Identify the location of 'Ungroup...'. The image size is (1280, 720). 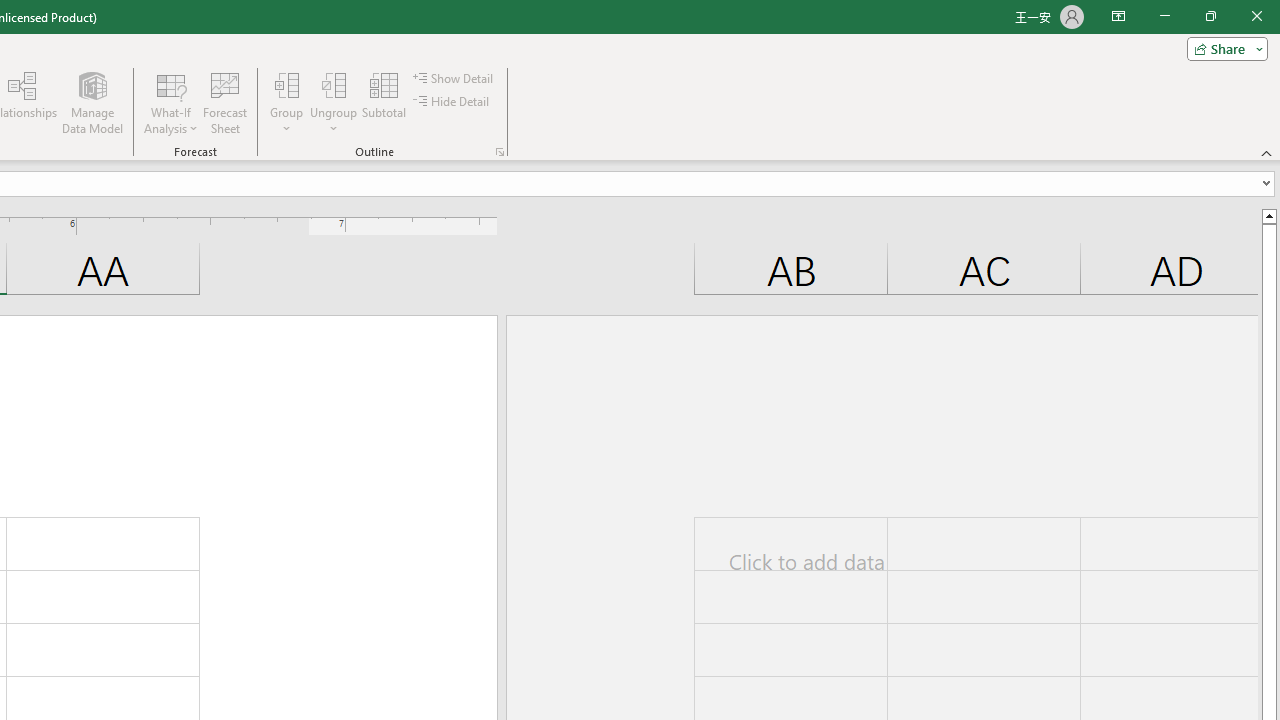
(334, 84).